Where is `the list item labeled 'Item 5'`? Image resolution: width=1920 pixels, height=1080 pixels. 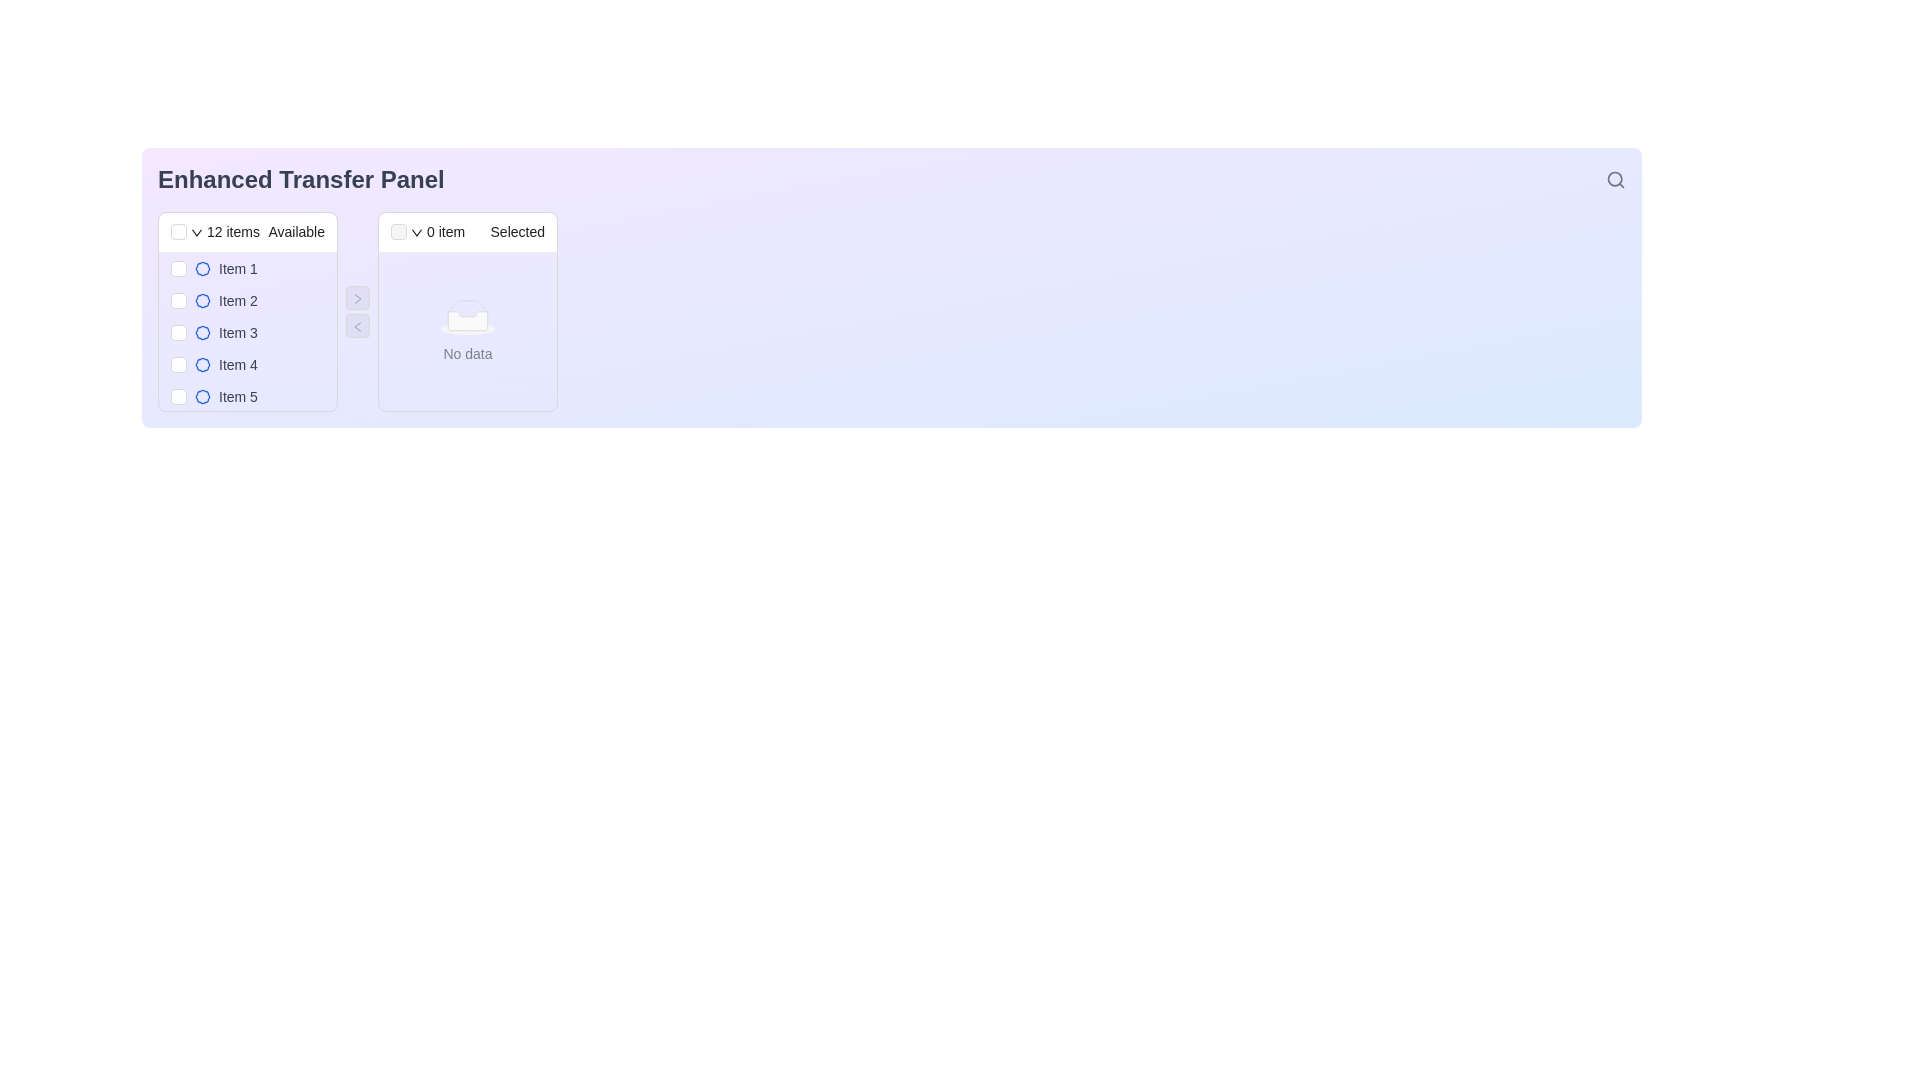 the list item labeled 'Item 5' is located at coordinates (258, 397).